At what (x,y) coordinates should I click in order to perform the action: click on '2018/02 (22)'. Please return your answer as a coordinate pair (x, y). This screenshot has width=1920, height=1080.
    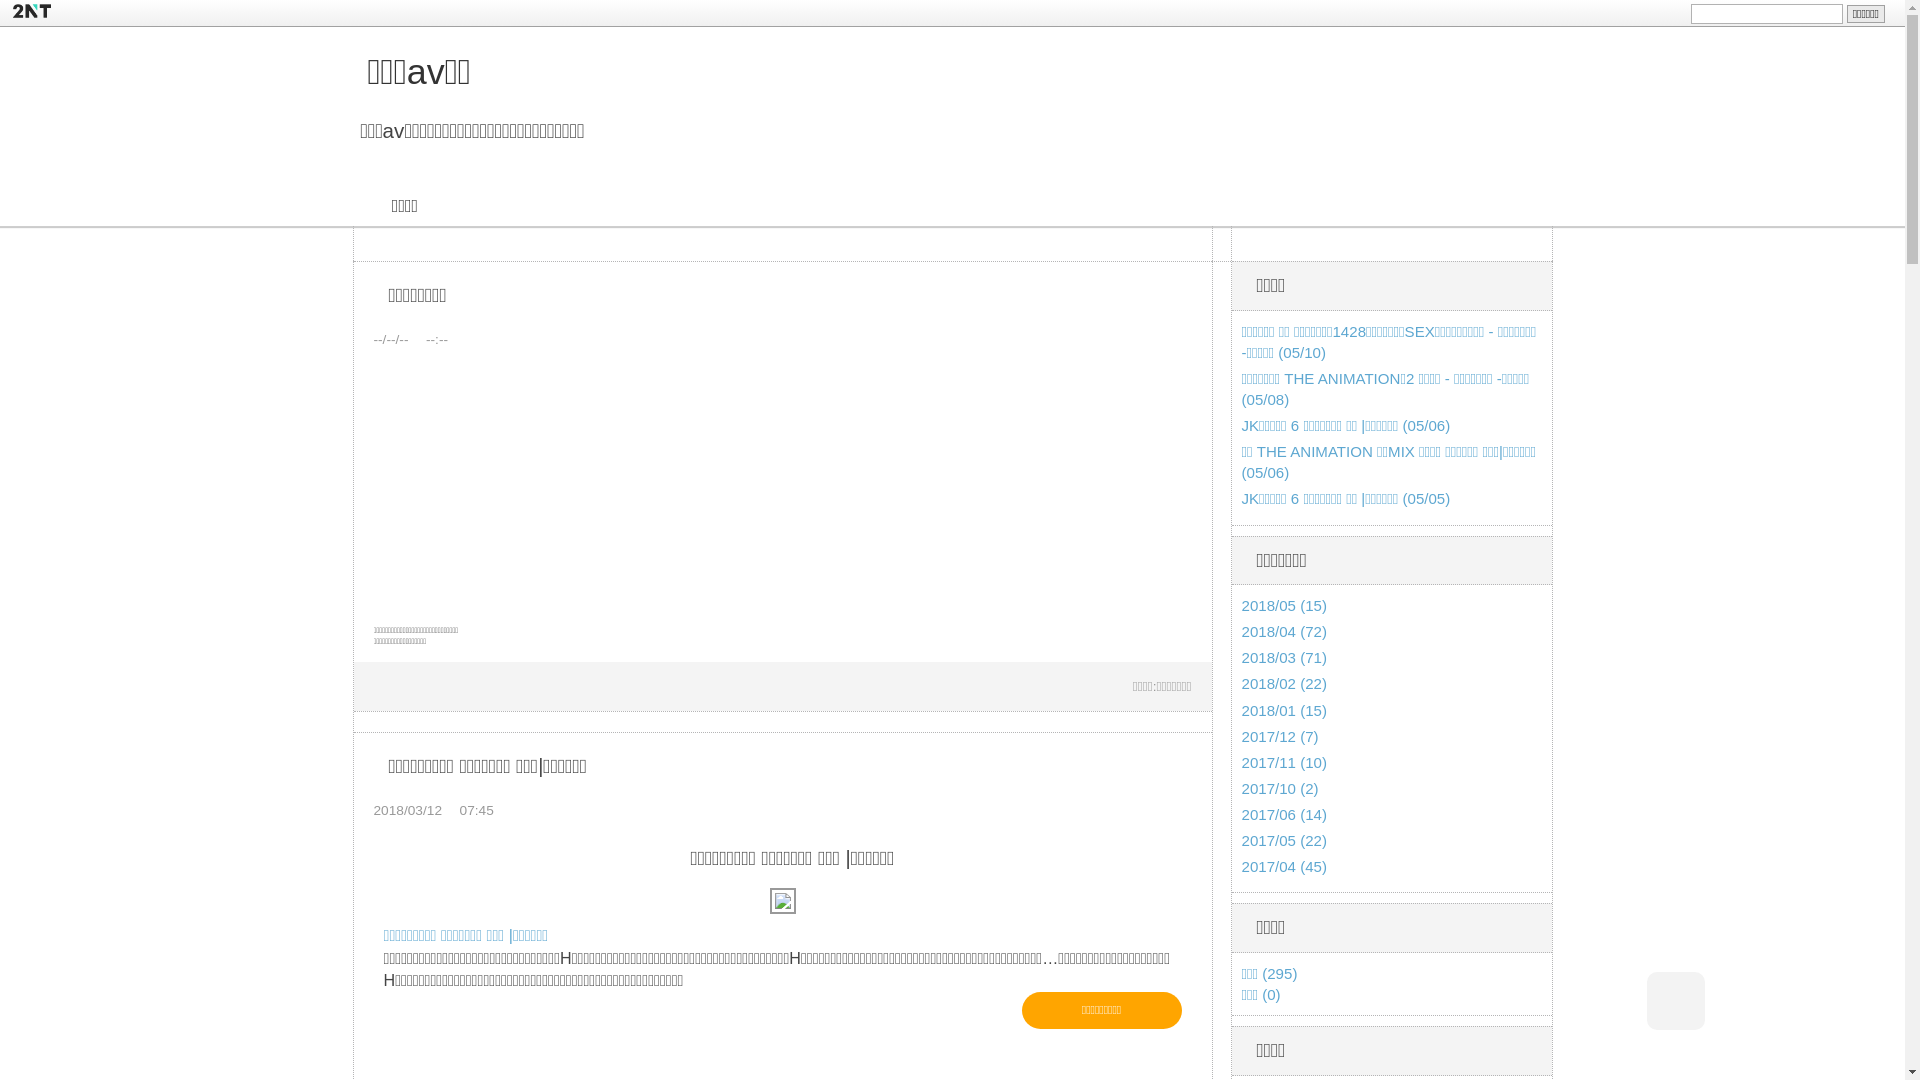
    Looking at the image, I should click on (1285, 682).